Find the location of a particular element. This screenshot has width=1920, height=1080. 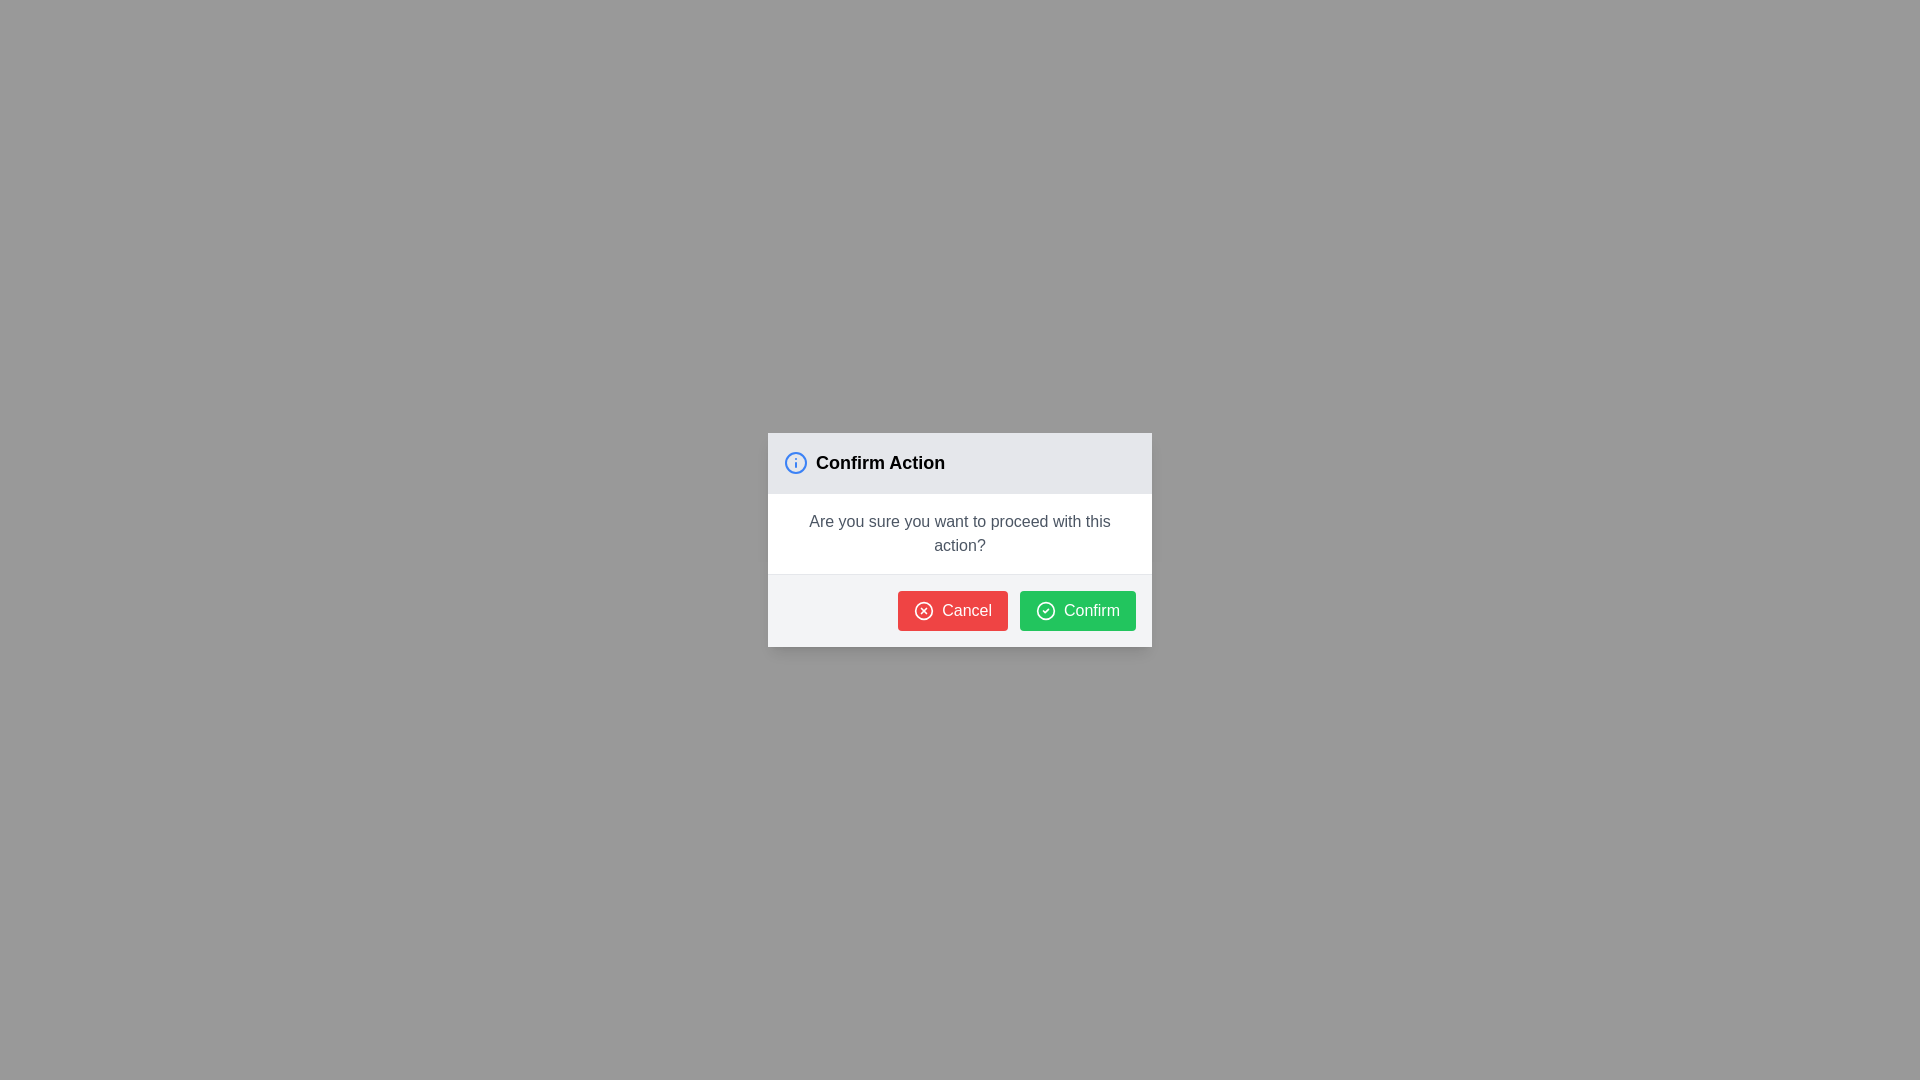

the confirmation icon located to the left of the 'Confirm' label text inside the green rectangular button at the bottom right of the dialog box is located at coordinates (1045, 609).